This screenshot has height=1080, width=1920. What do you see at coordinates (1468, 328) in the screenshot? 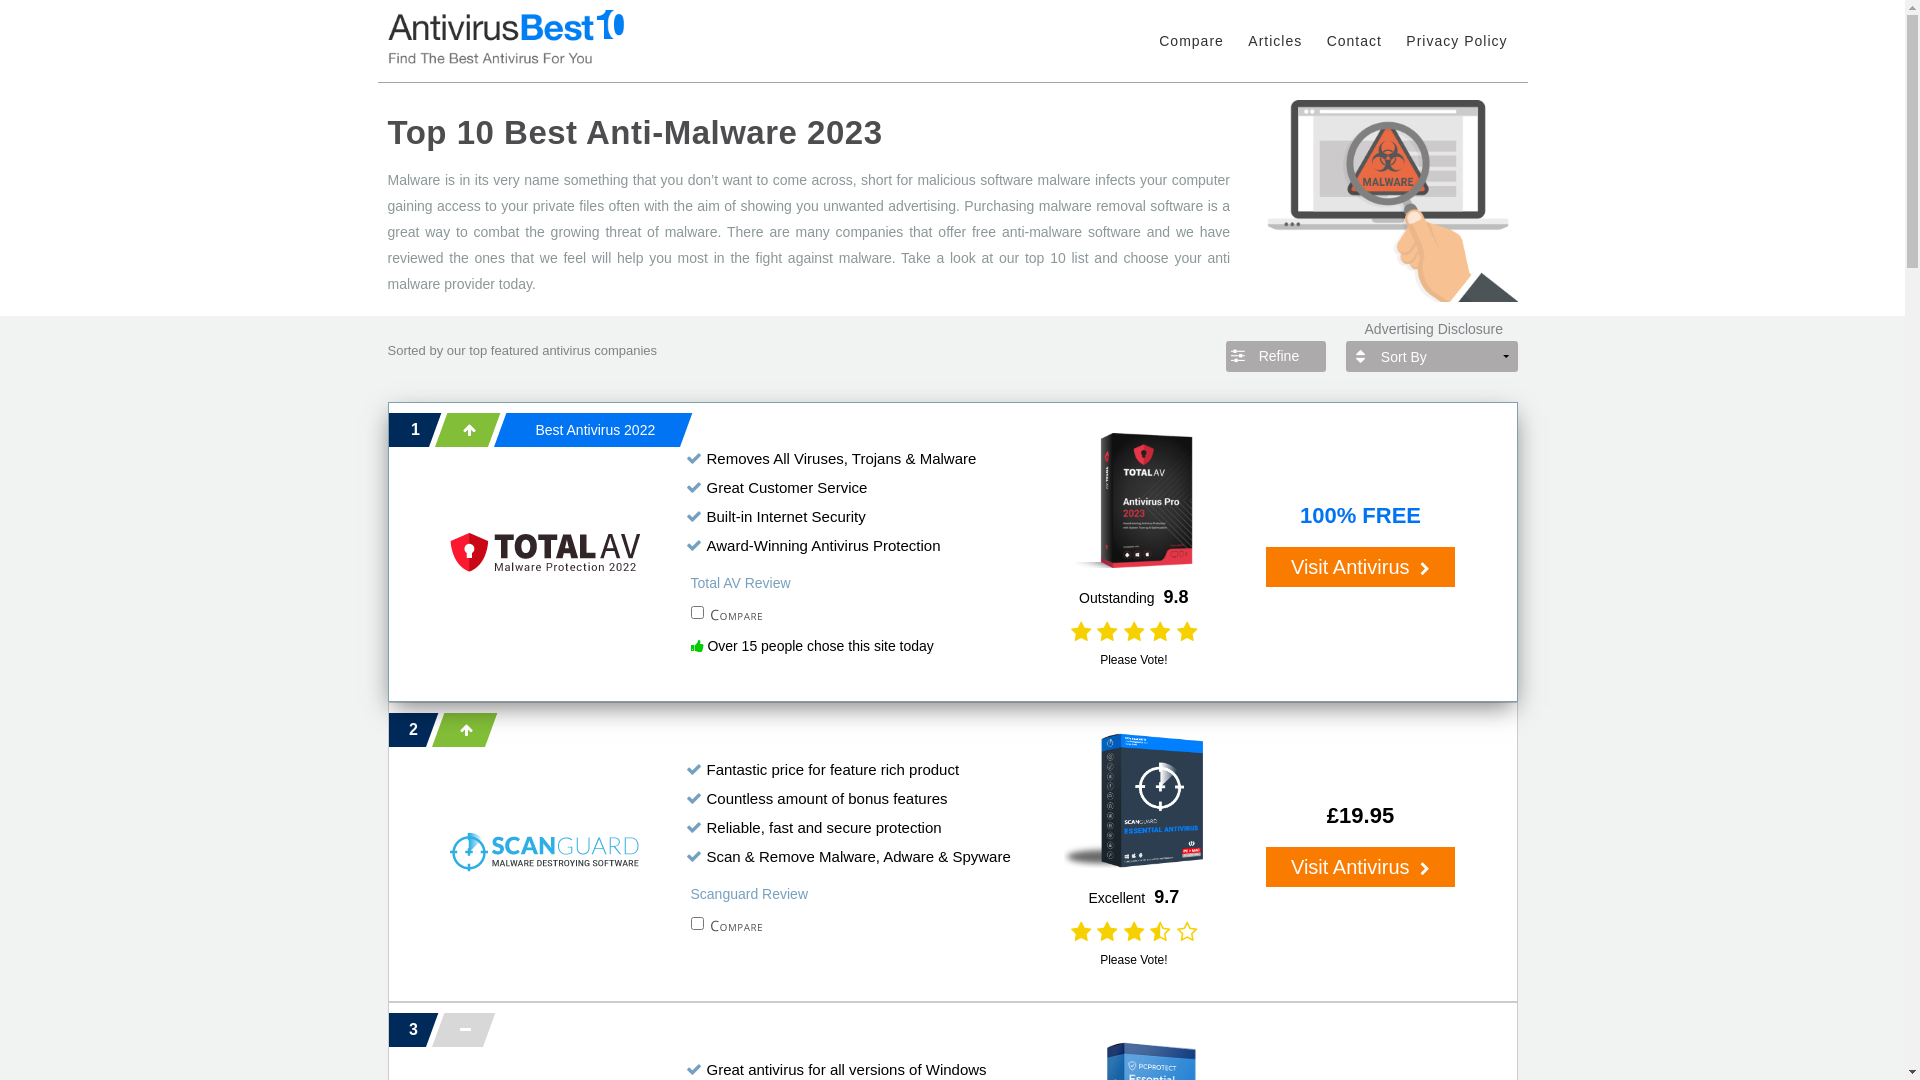
I see `'Advertising Disclosure'` at bounding box center [1468, 328].